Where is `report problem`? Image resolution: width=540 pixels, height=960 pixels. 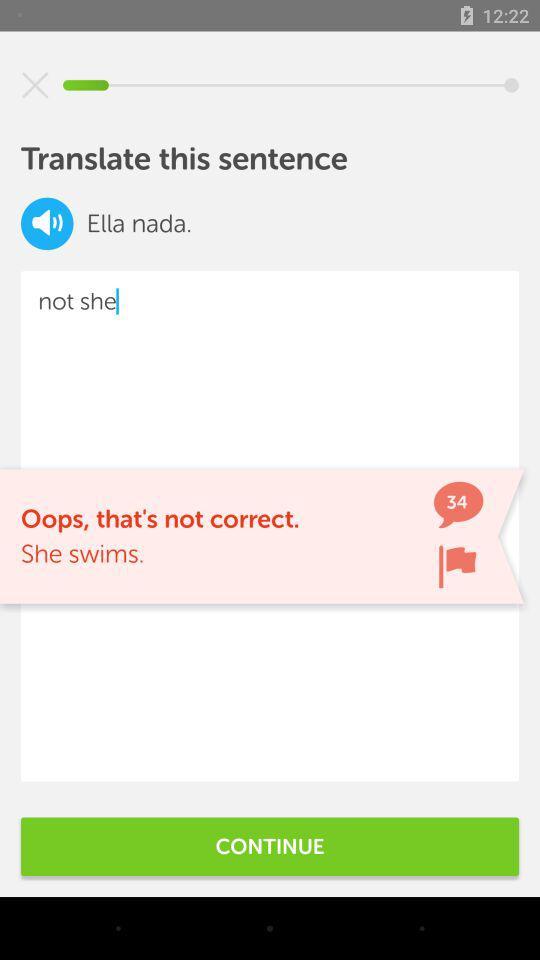
report problem is located at coordinates (457, 566).